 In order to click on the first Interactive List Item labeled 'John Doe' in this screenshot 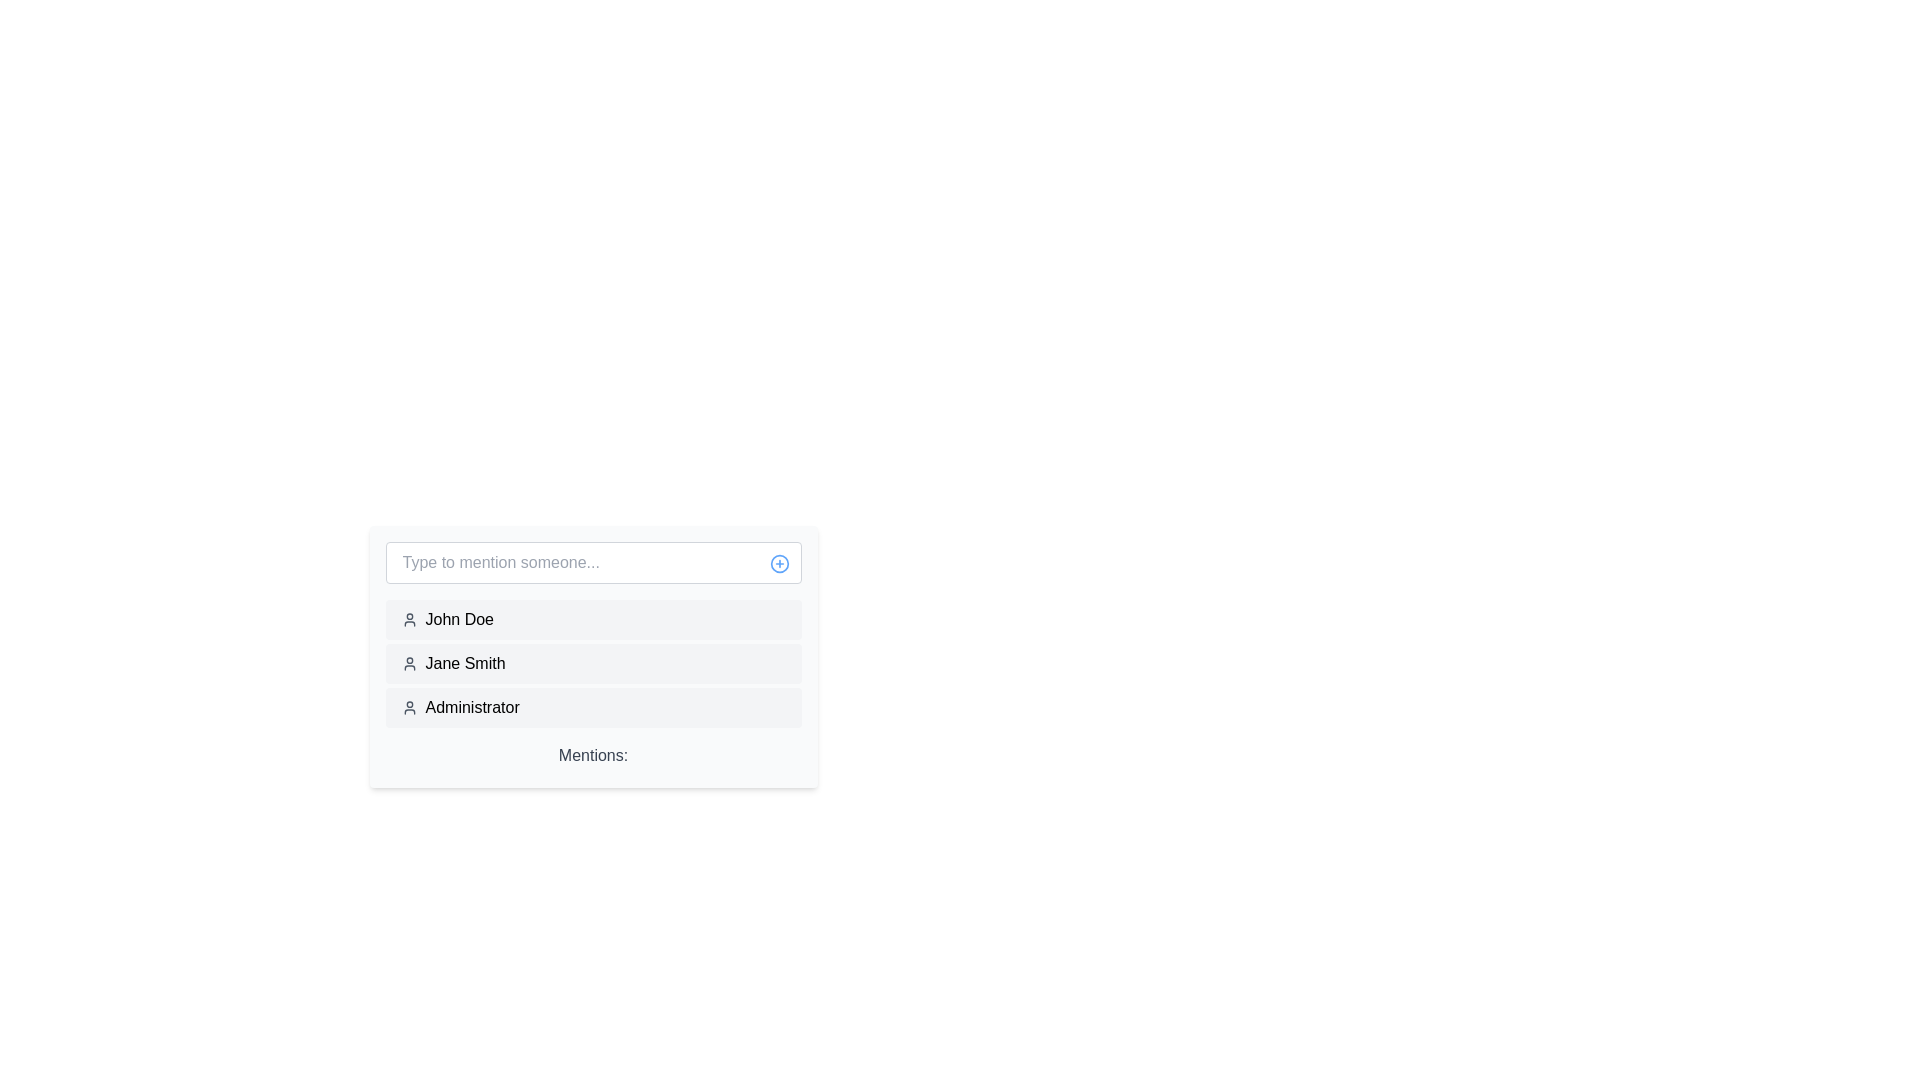, I will do `click(592, 619)`.